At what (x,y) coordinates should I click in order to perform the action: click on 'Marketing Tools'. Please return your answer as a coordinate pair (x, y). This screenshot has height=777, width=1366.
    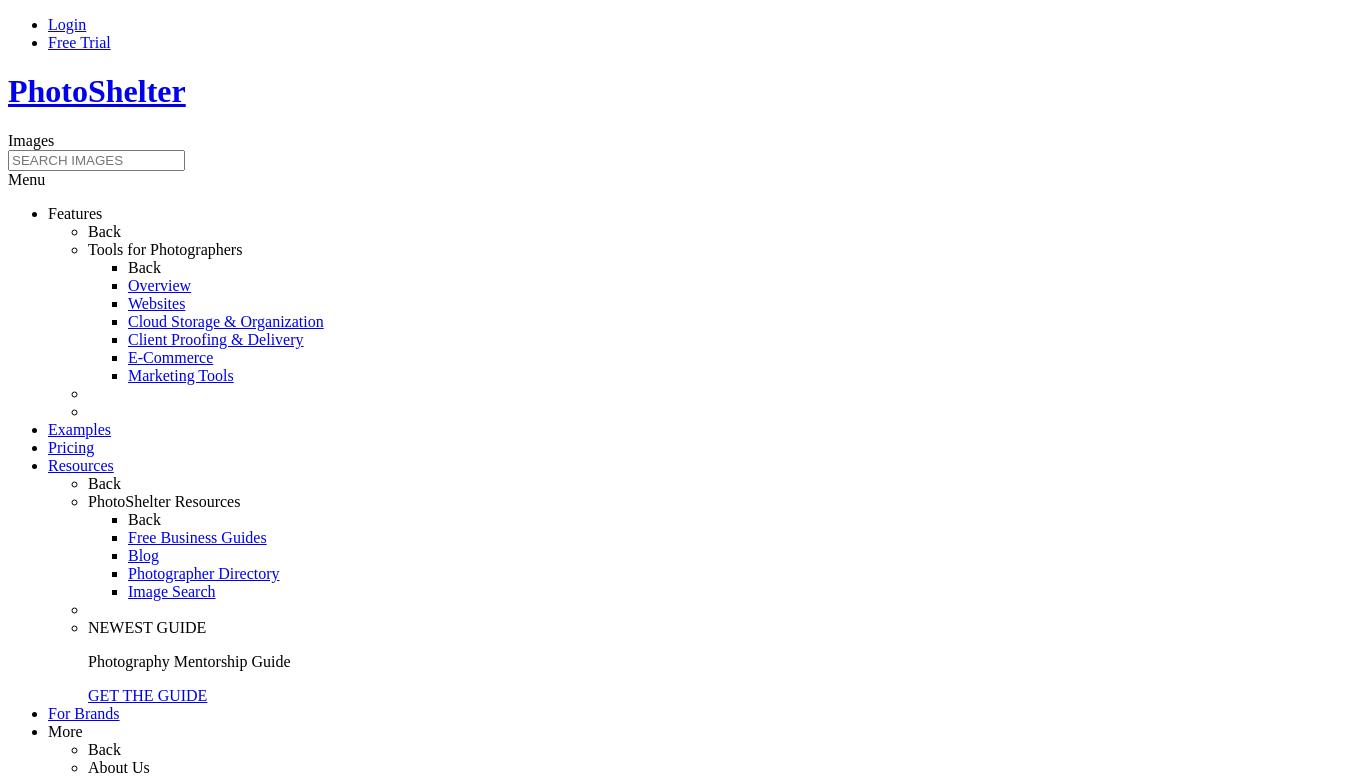
    Looking at the image, I should click on (126, 374).